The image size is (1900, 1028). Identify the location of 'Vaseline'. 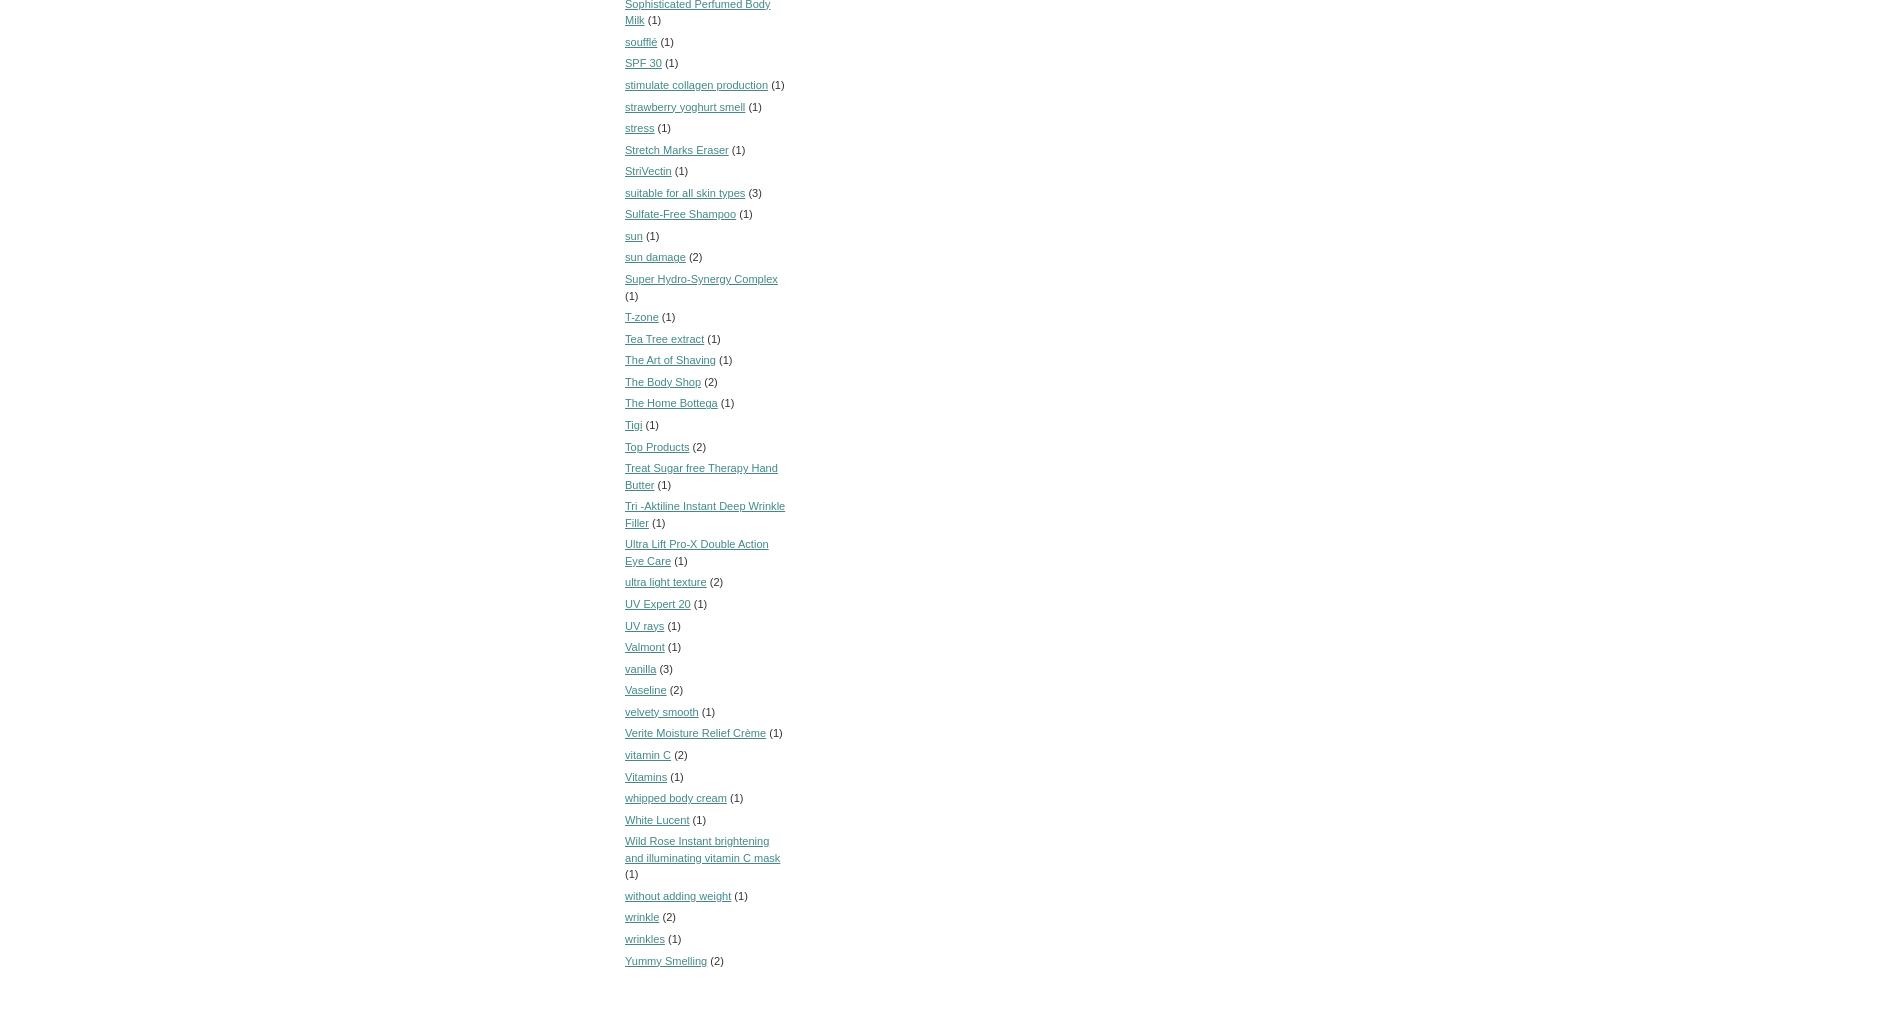
(645, 689).